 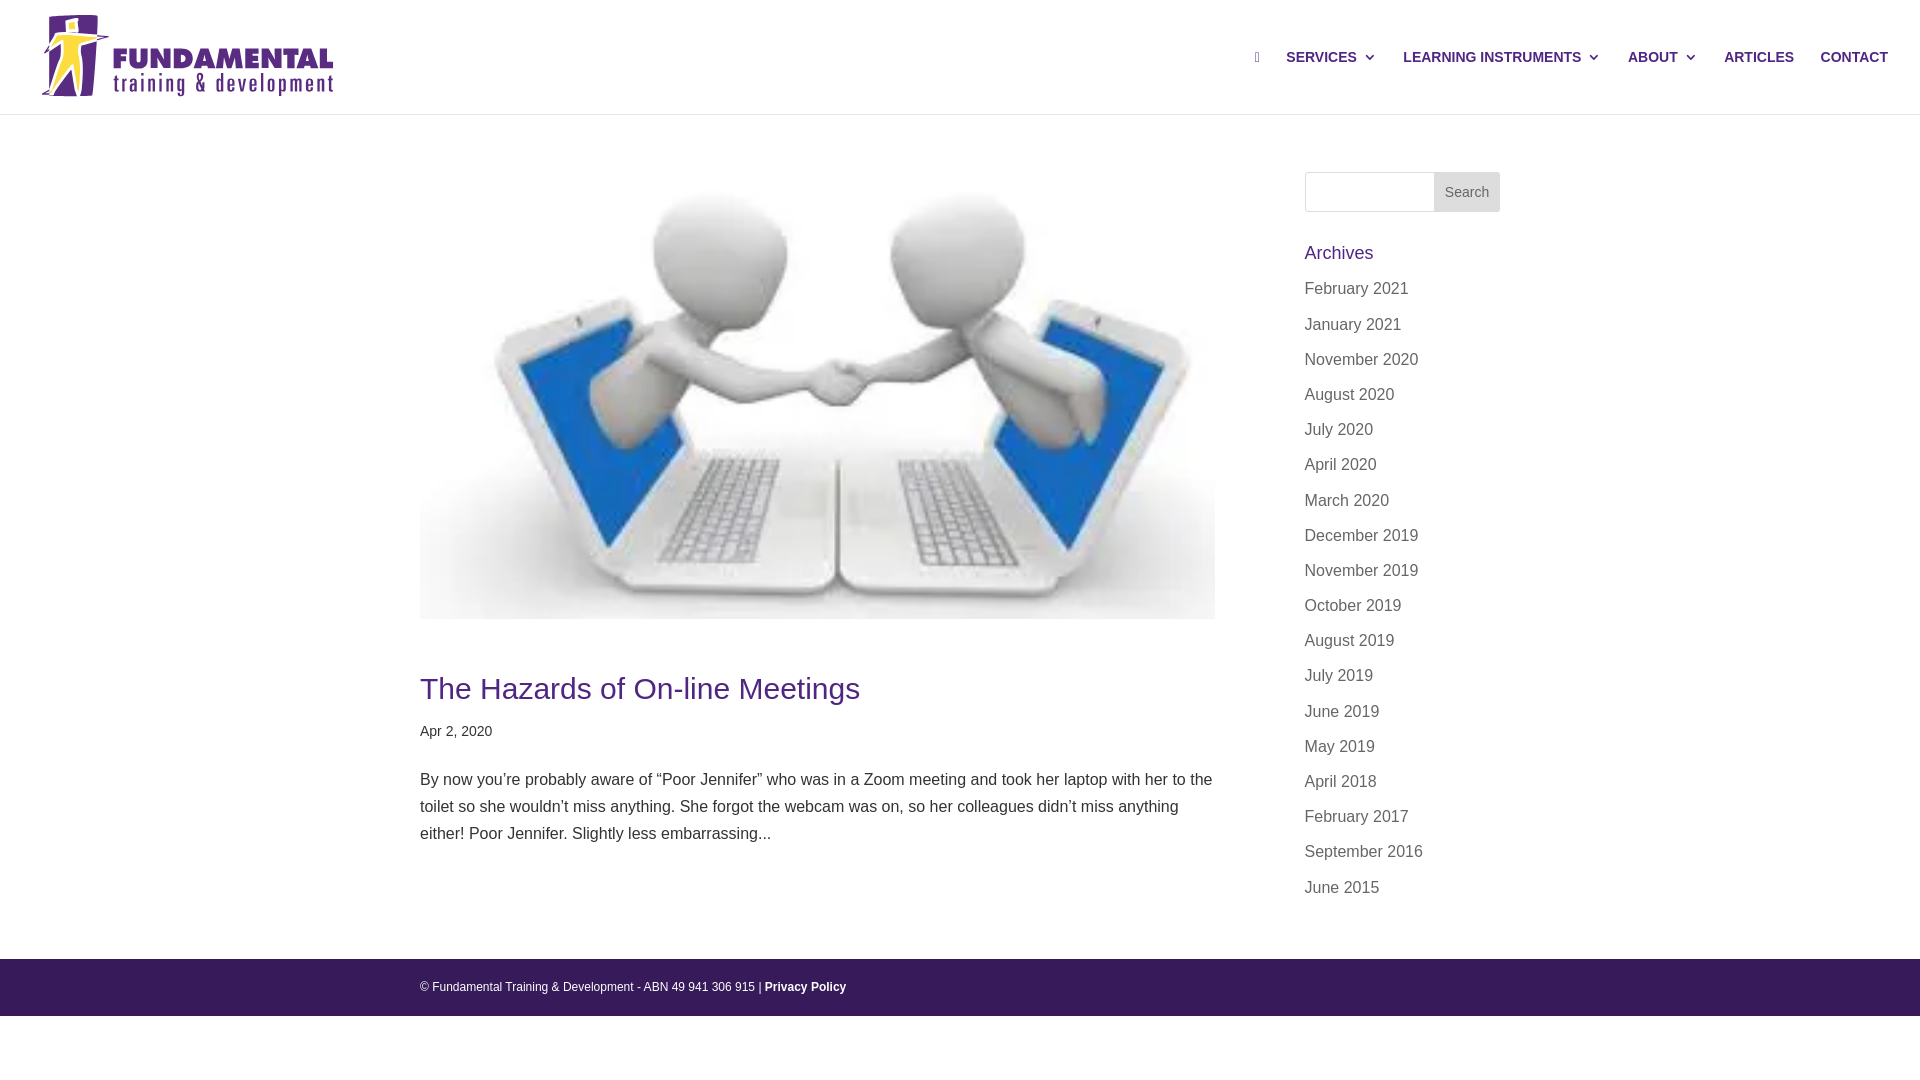 What do you see at coordinates (1305, 640) in the screenshot?
I see `'August 2019'` at bounding box center [1305, 640].